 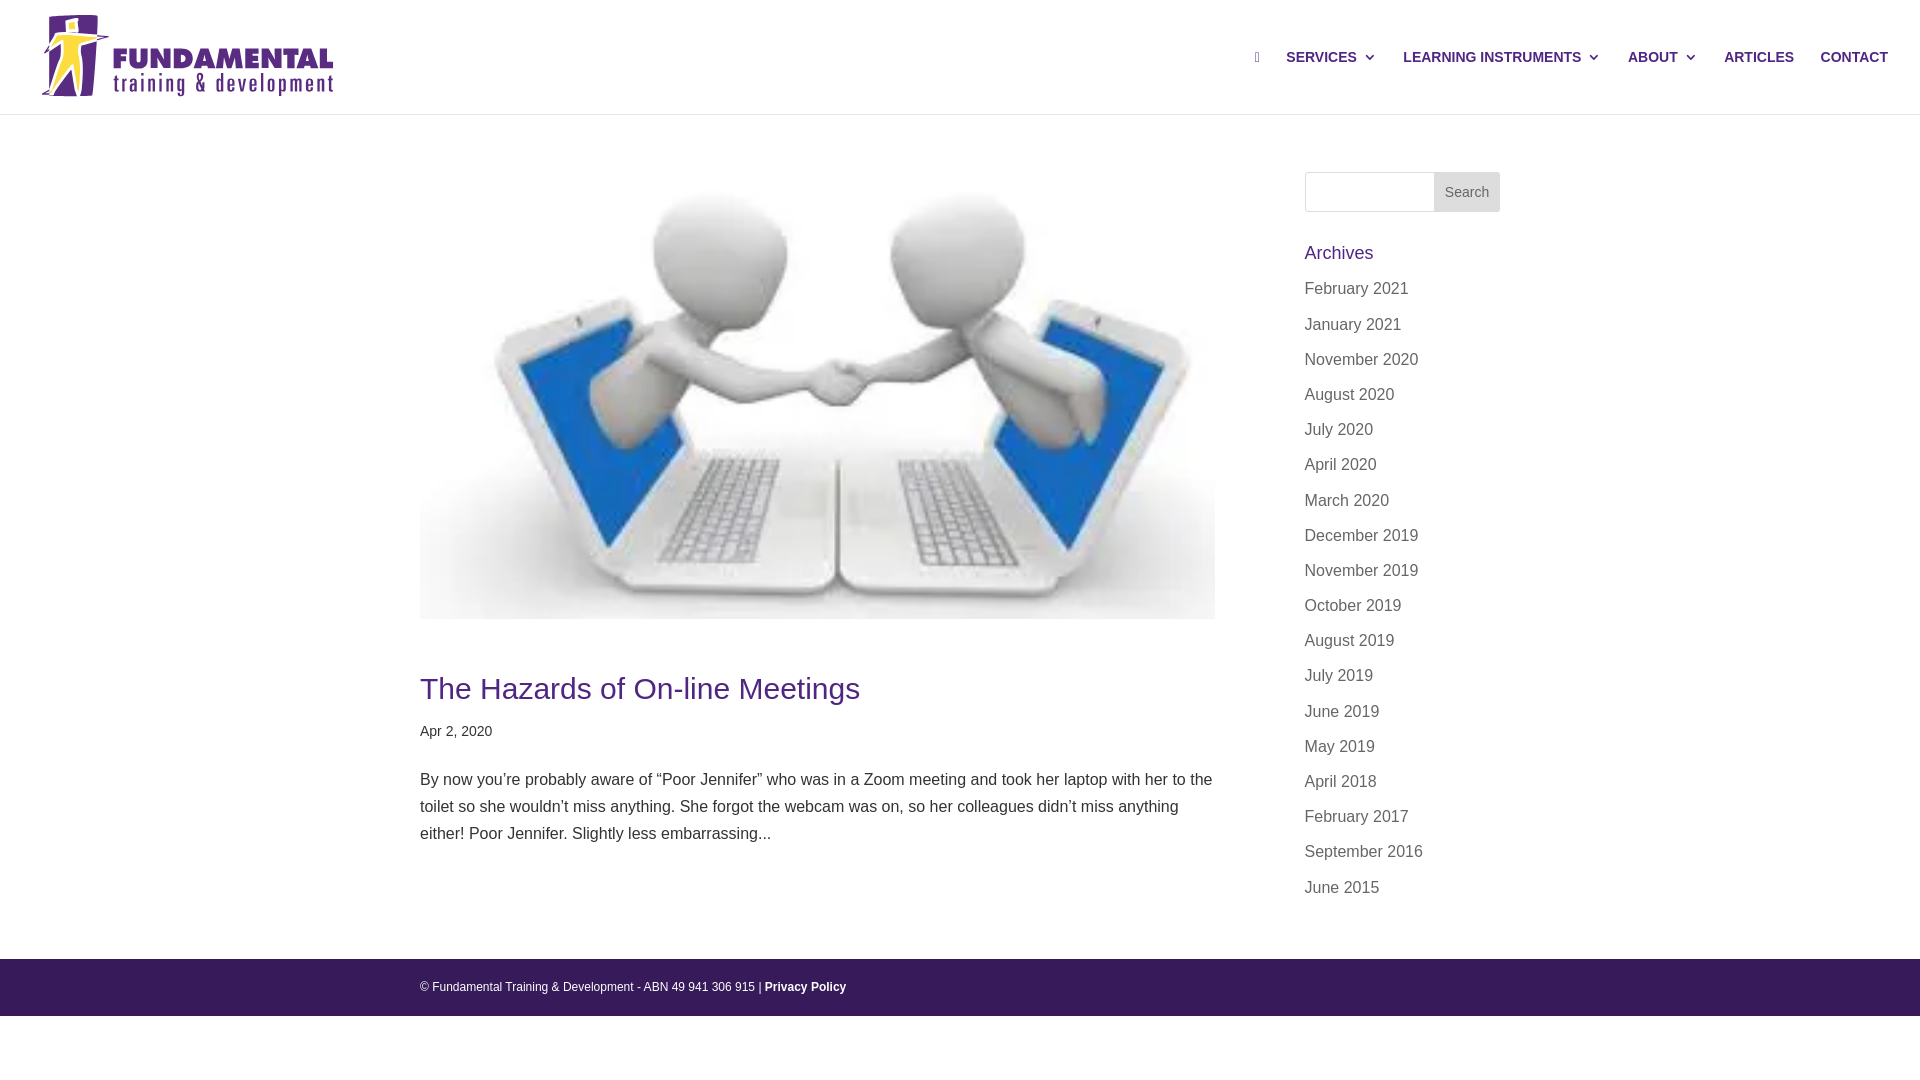 What do you see at coordinates (1305, 640) in the screenshot?
I see `'August 2019'` at bounding box center [1305, 640].